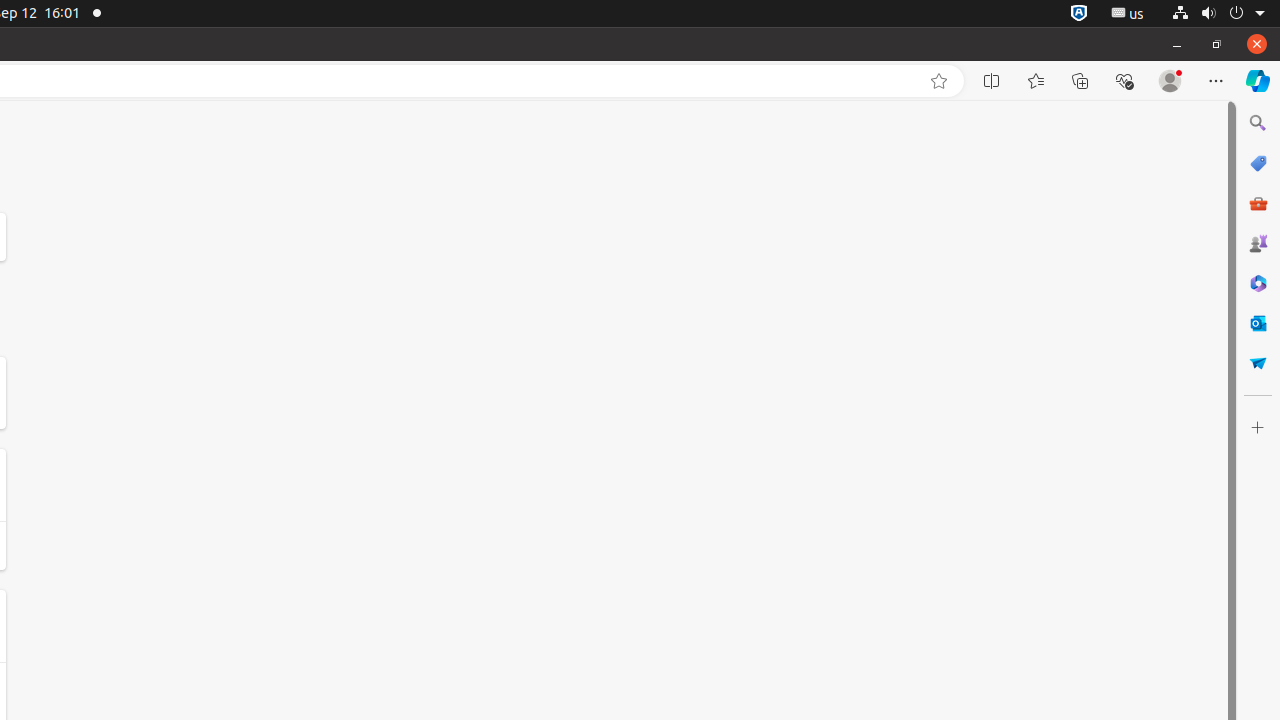 This screenshot has height=720, width=1280. What do you see at coordinates (1256, 321) in the screenshot?
I see `'Outlook'` at bounding box center [1256, 321].